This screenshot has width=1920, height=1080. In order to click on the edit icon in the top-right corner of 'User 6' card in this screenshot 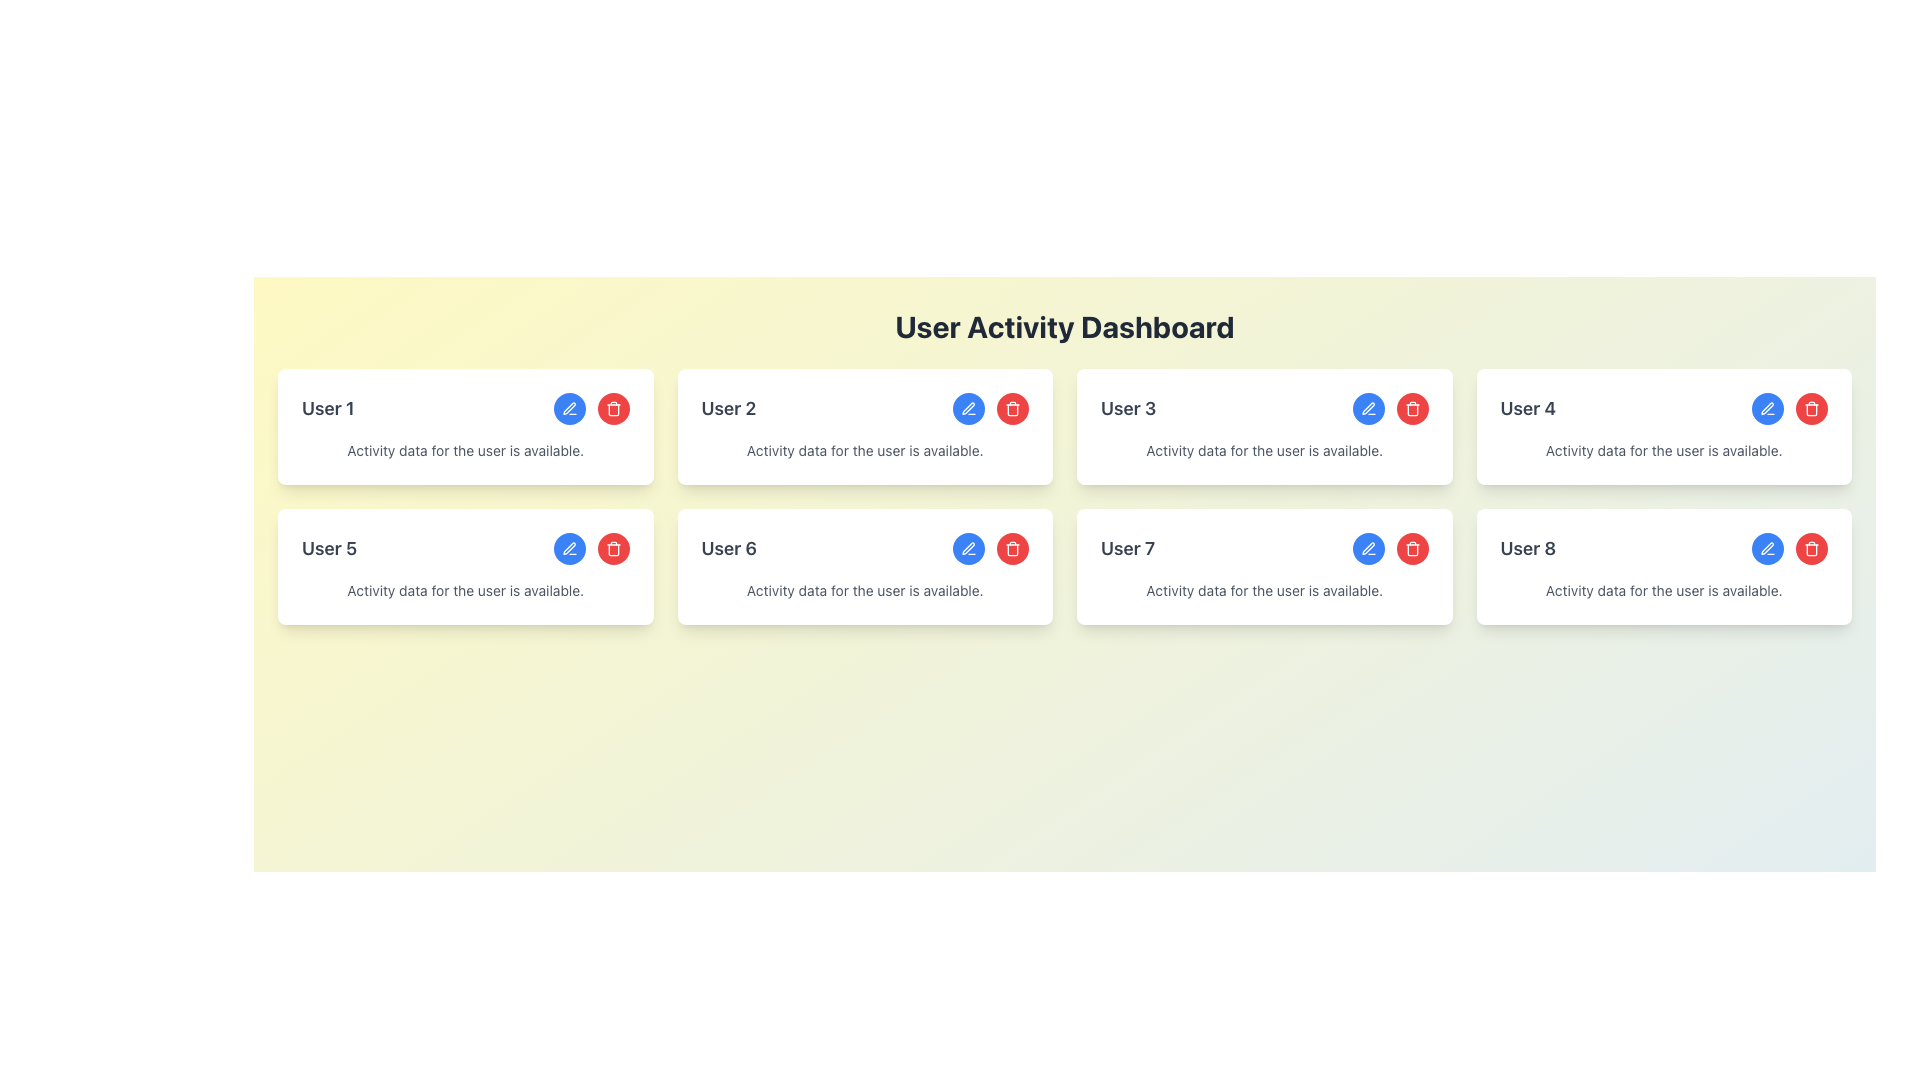, I will do `click(1367, 407)`.